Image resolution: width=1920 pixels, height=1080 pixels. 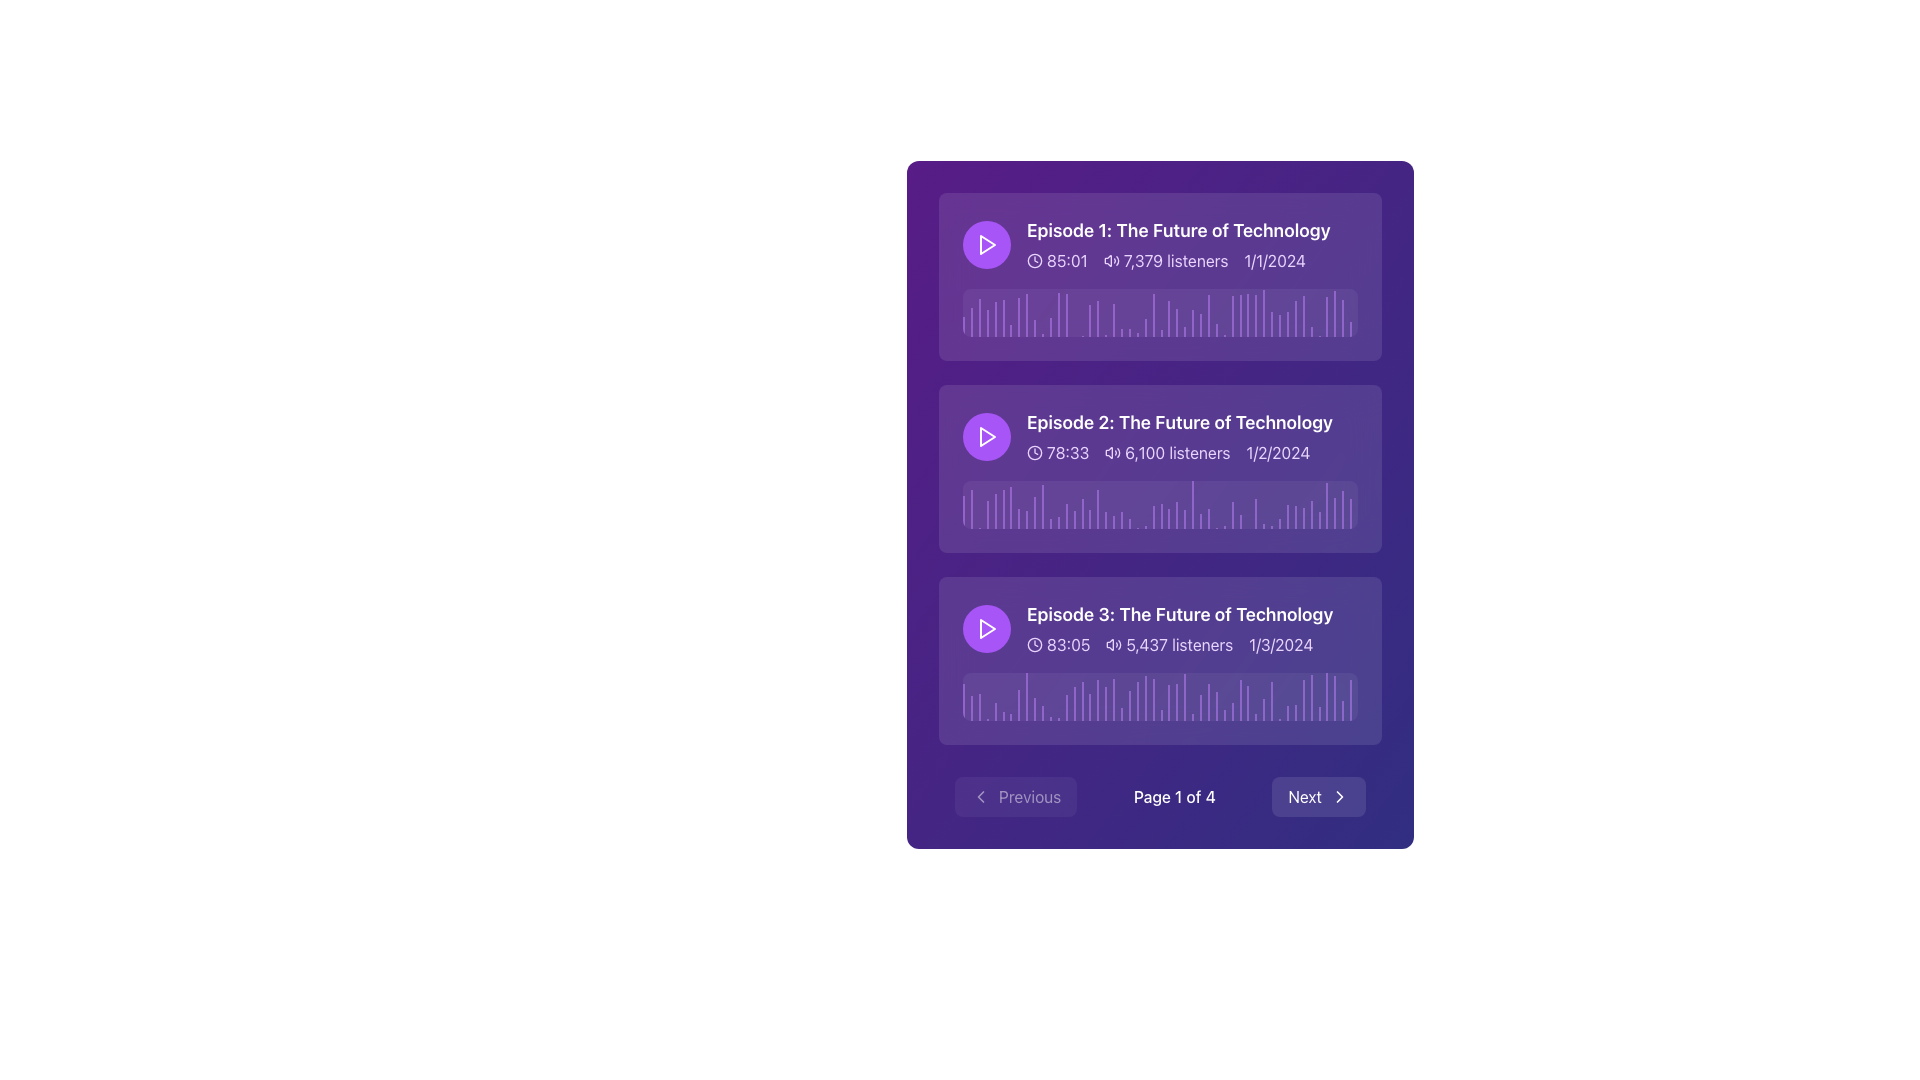 I want to click on the 13th vertical bar segment of the progress indicator component, which is a purple vertical bar overlay positioned within a waveform-like visual representation, by clicking on it, so click(x=1057, y=315).